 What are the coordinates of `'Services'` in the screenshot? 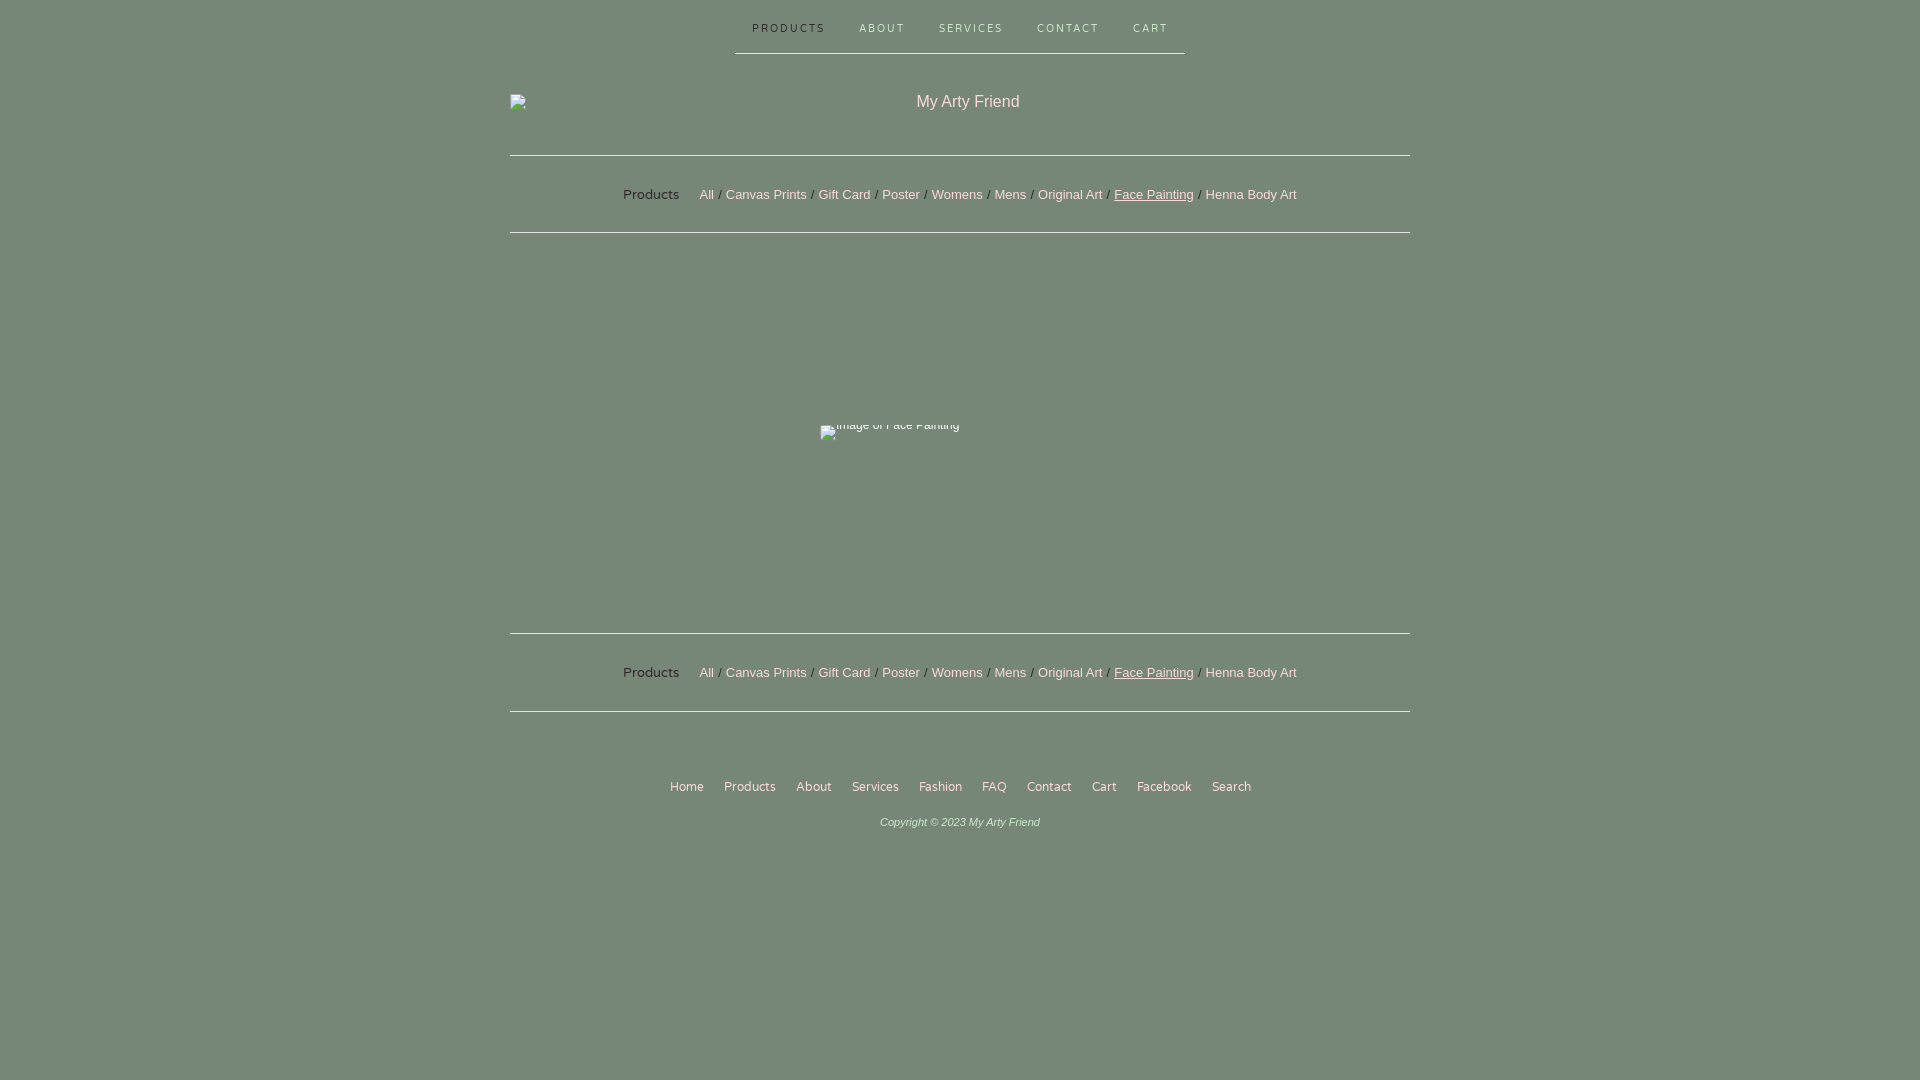 It's located at (875, 786).